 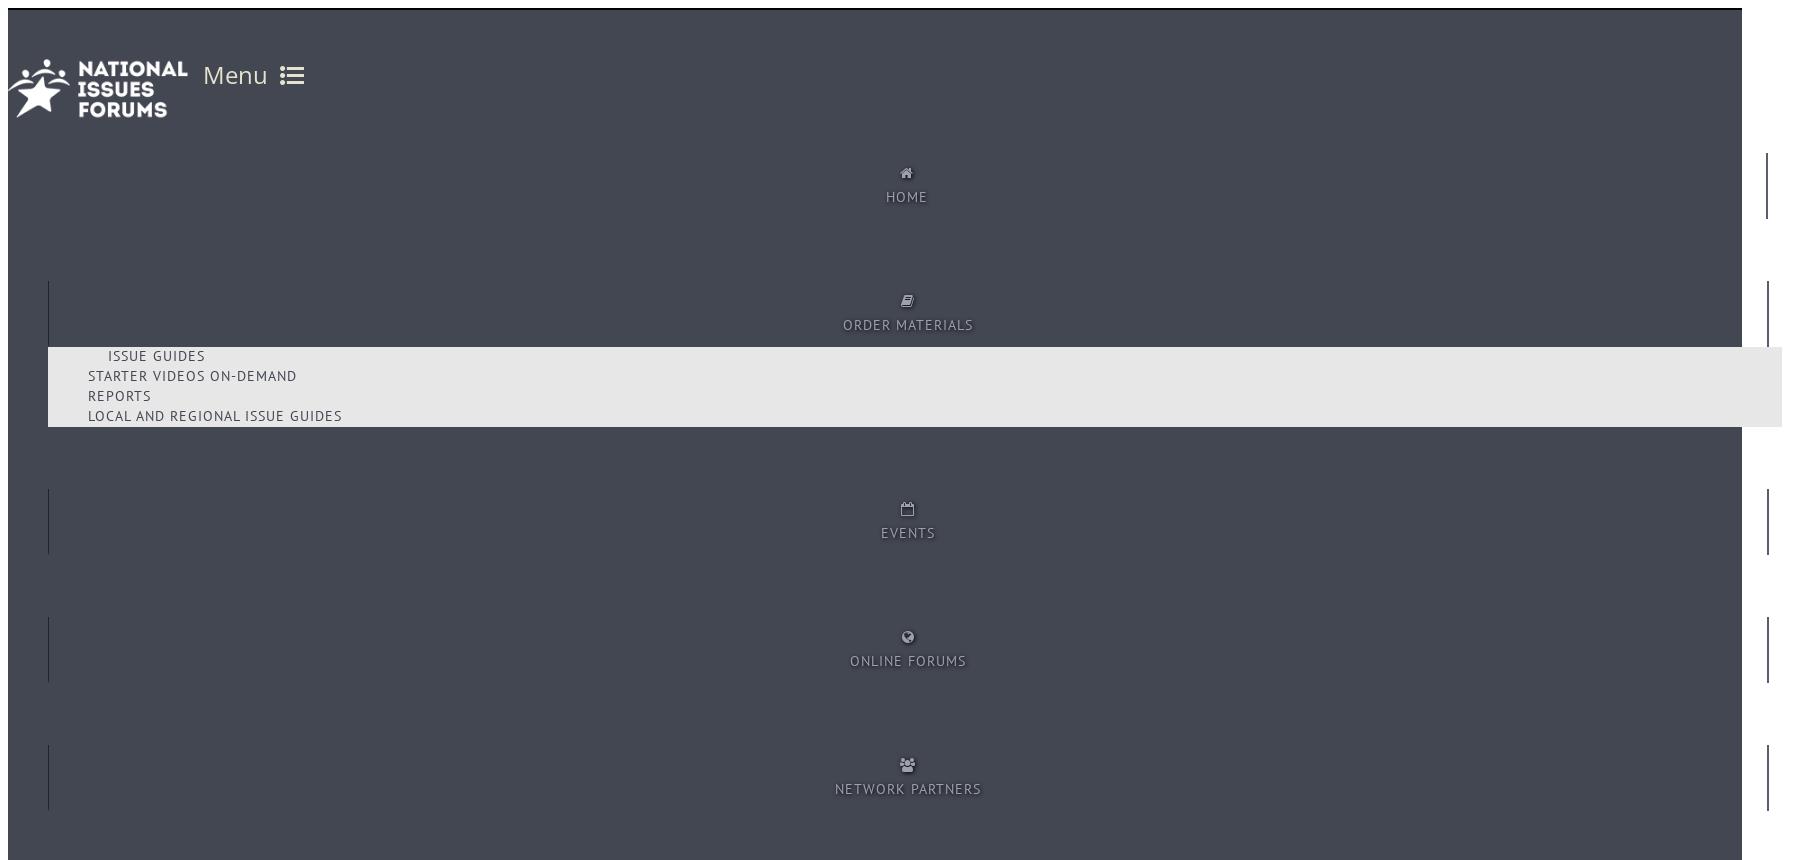 I want to click on 'Menu', so click(x=202, y=73).